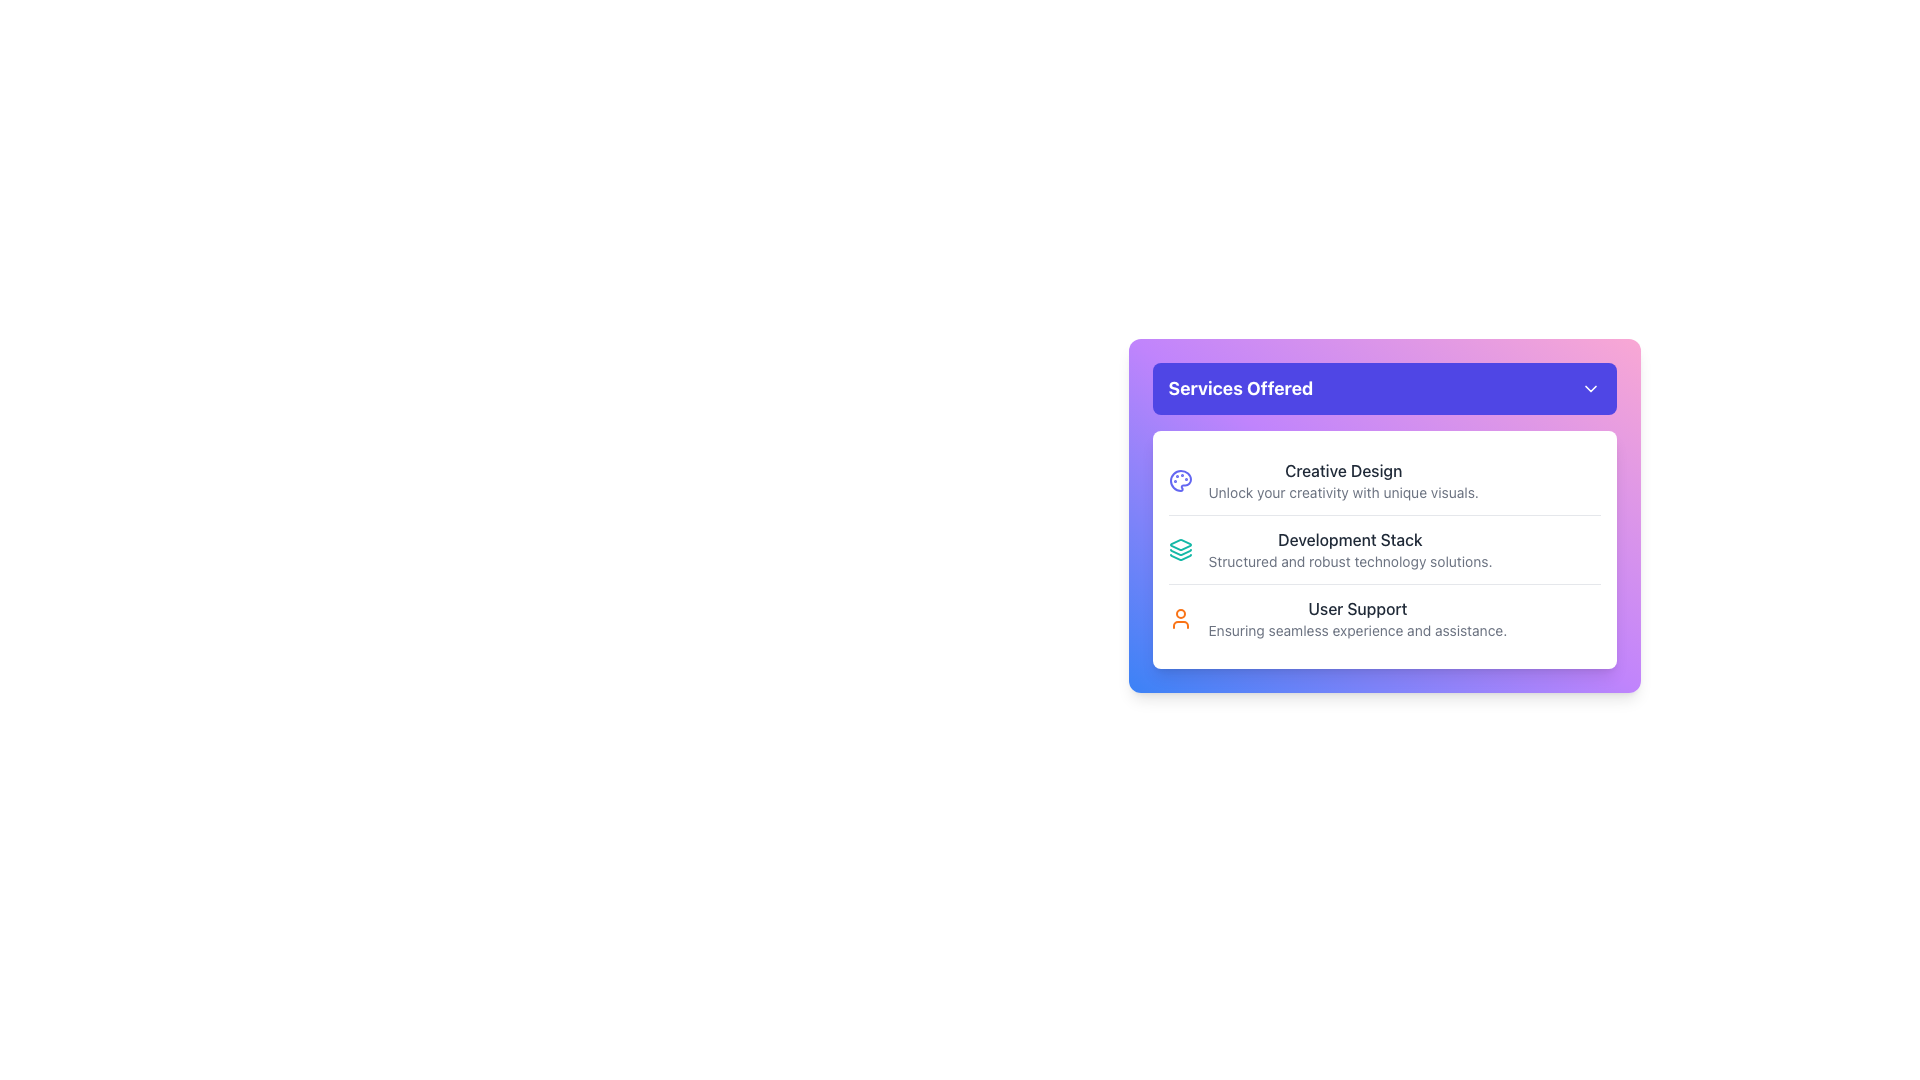 Image resolution: width=1920 pixels, height=1080 pixels. Describe the element at coordinates (1343, 493) in the screenshot. I see `descriptive text phrase 'Unlock your creativity with unique visuals.' located below the title 'Creative Design' in the card-like section` at that location.